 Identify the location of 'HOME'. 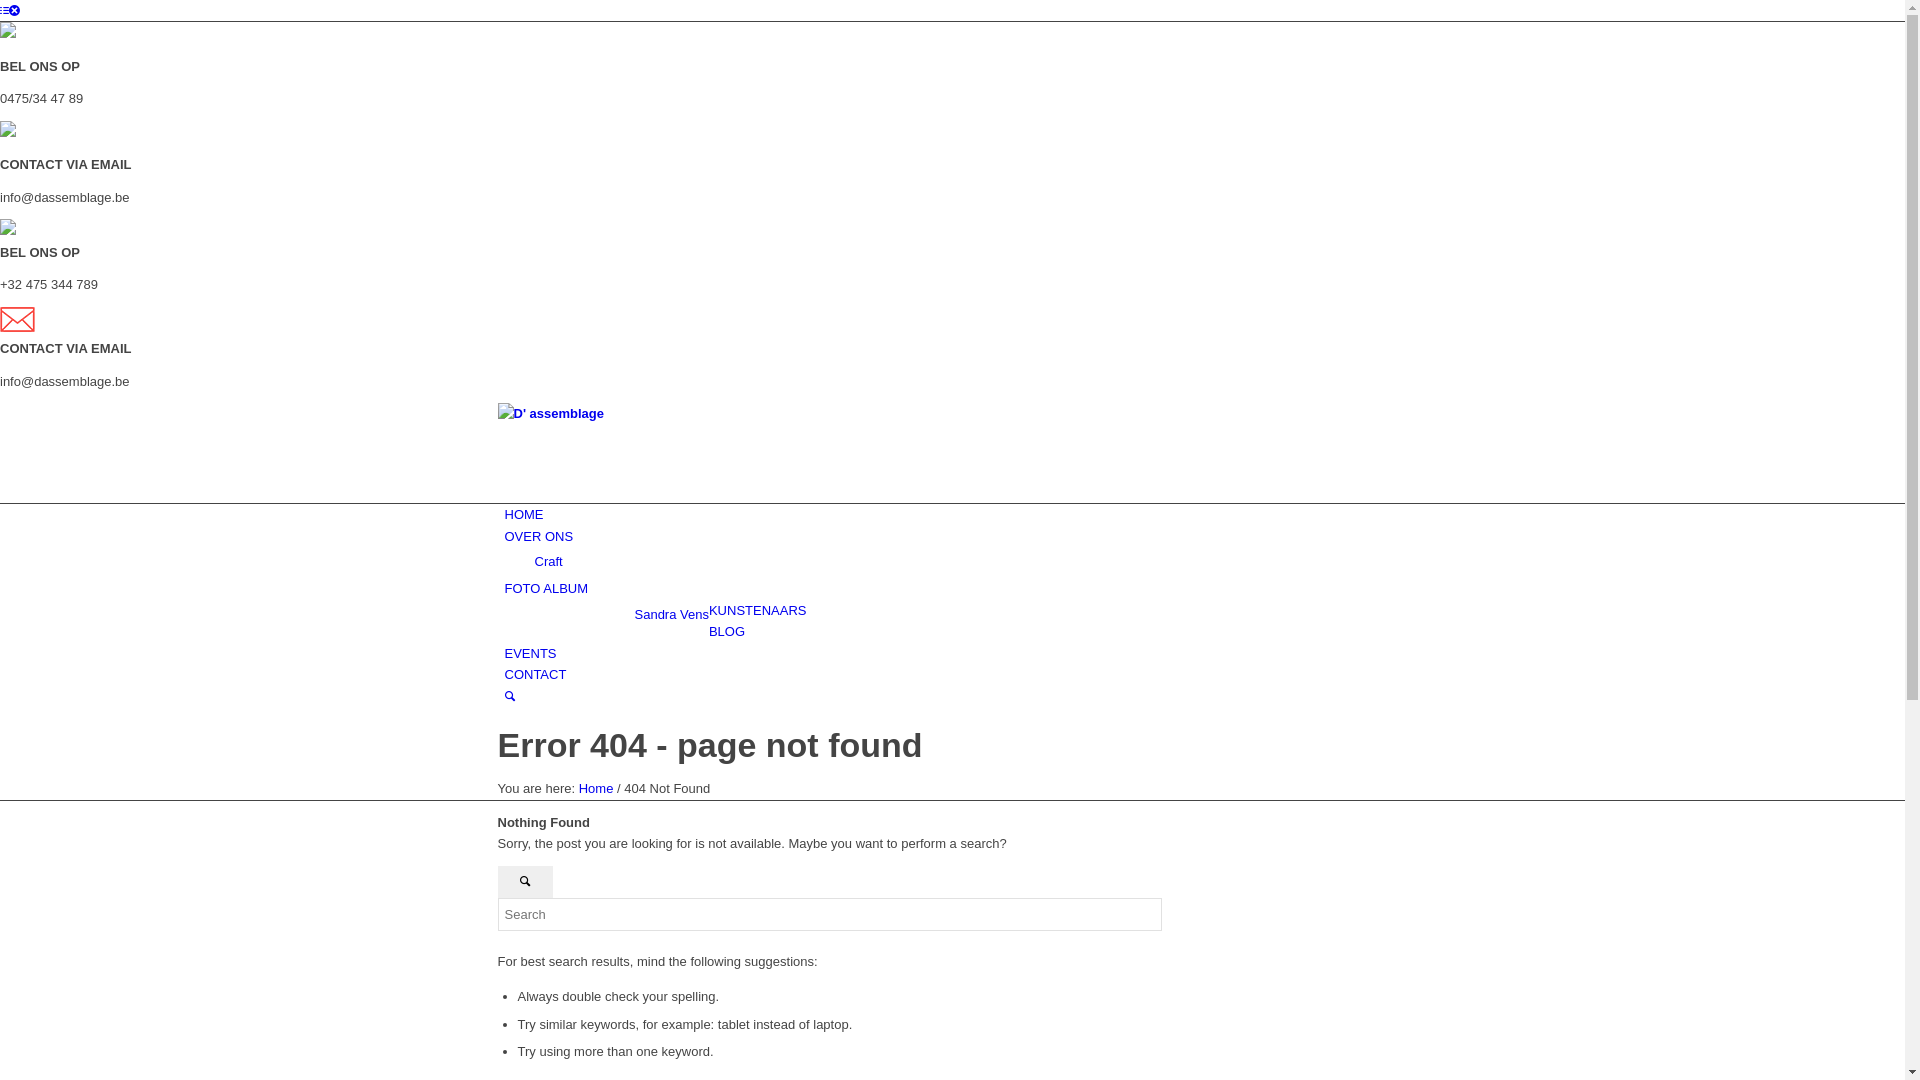
(504, 513).